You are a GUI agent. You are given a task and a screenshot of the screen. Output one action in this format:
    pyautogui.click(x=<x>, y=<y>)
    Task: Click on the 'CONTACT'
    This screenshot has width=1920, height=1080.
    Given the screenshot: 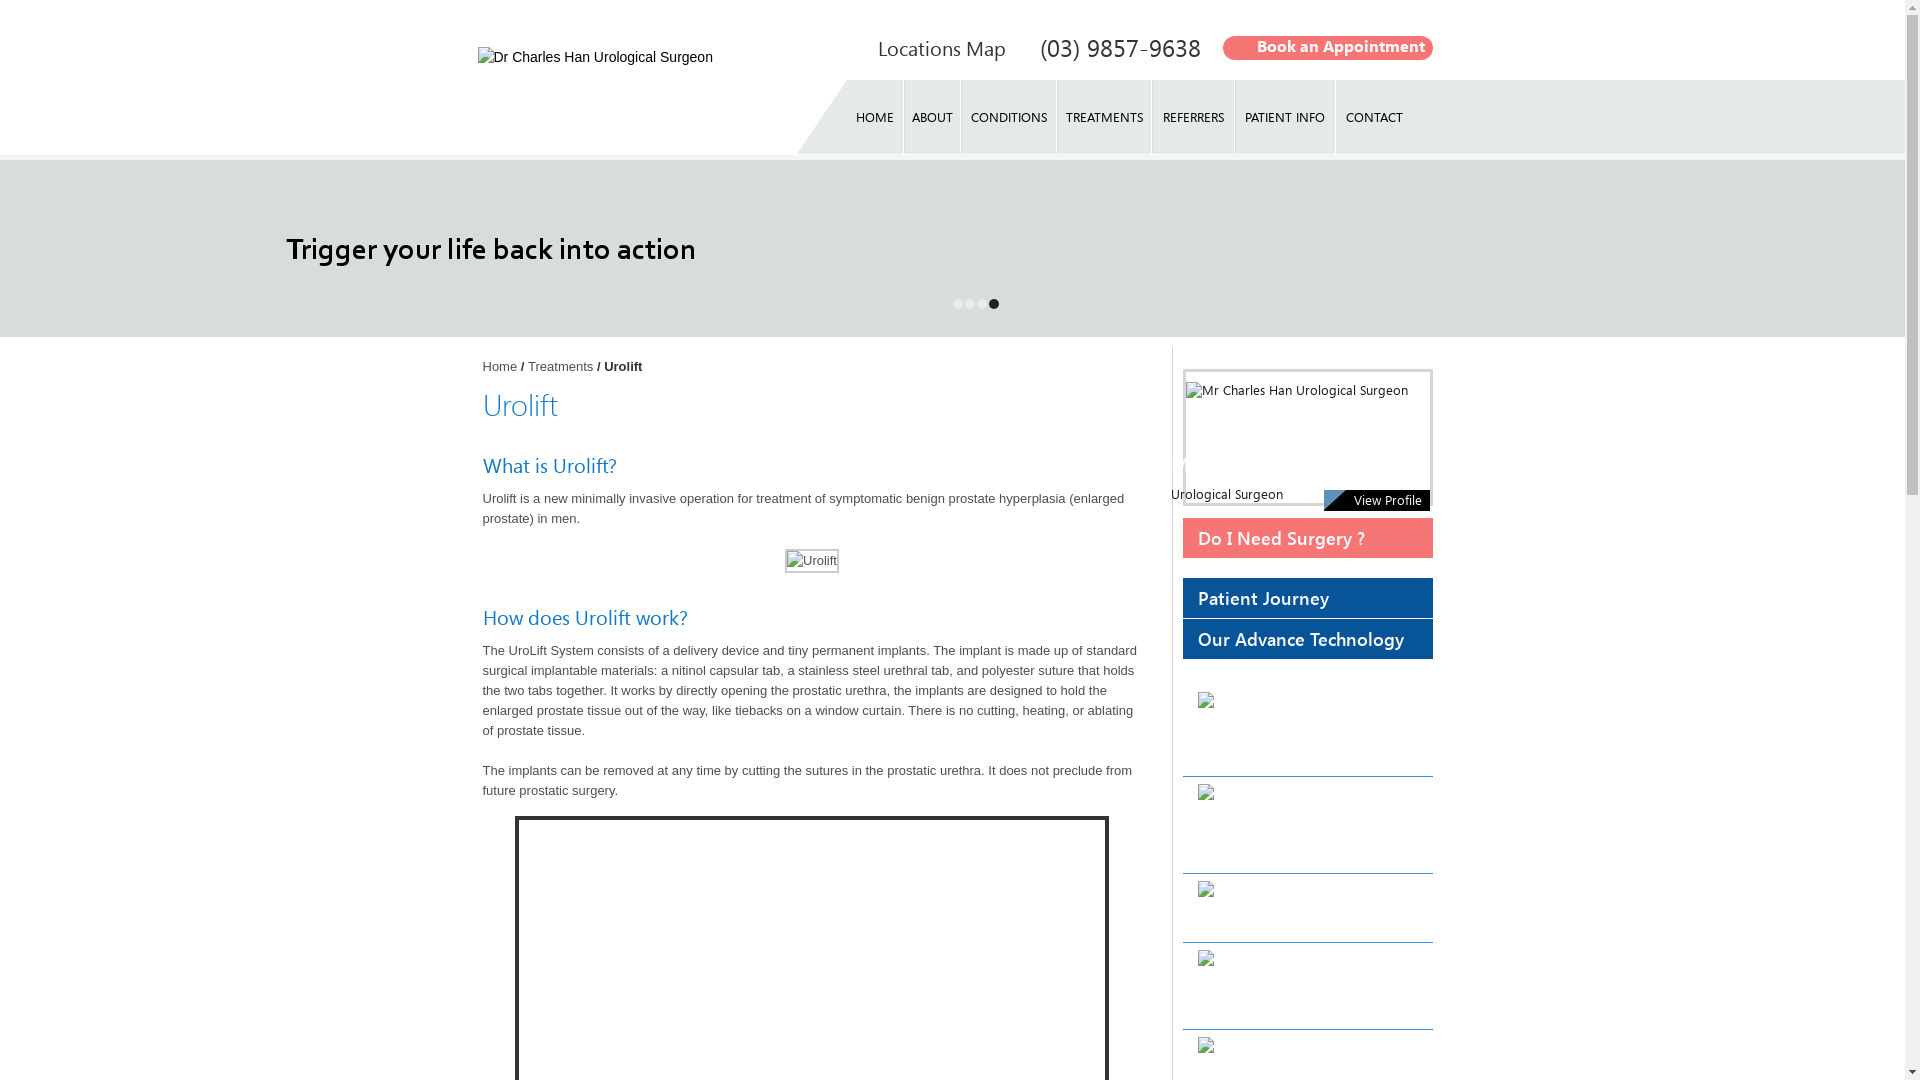 What is the action you would take?
    pyautogui.click(x=1372, y=116)
    